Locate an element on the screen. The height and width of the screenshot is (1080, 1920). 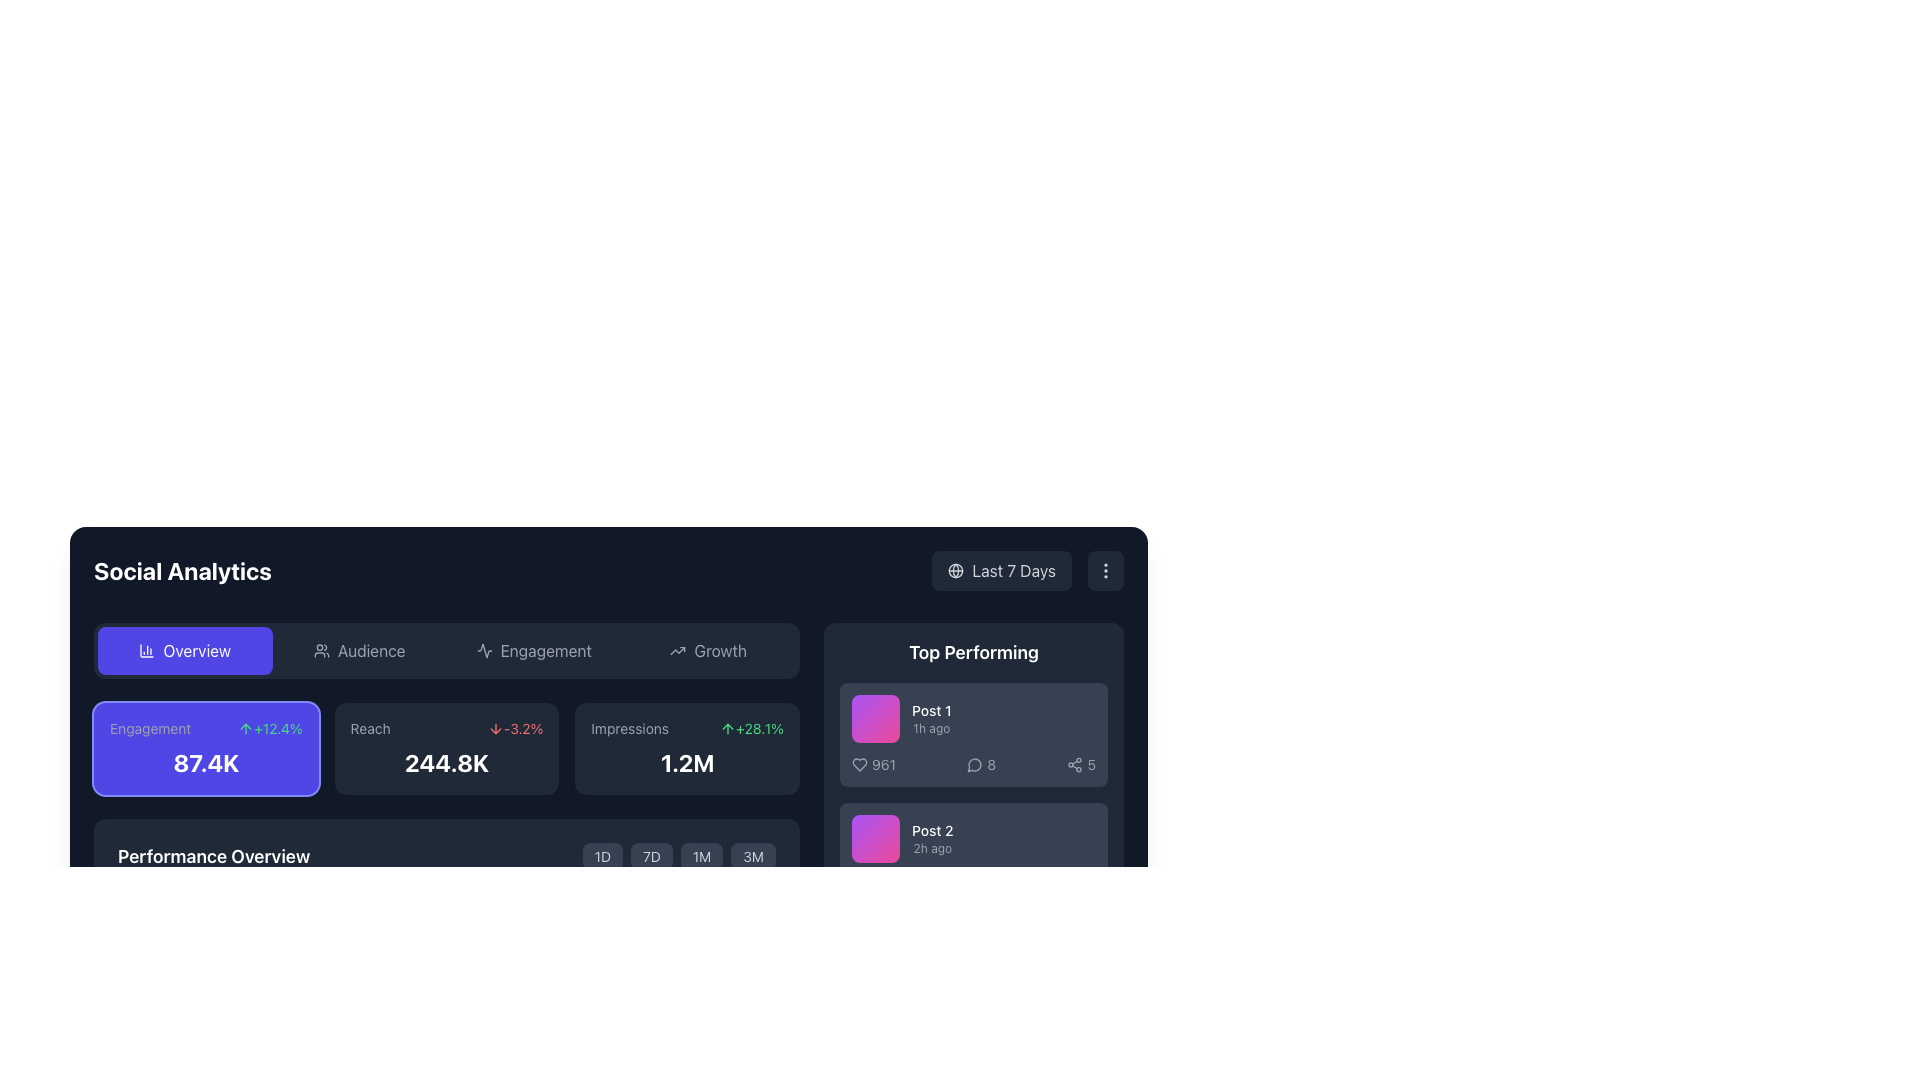
the analytics card labeled 'Reach' which displays a statistic of '-3.2%' and is positioned between the 'Engagement' card and the 'Impressions' card in the grid layout is located at coordinates (445, 748).